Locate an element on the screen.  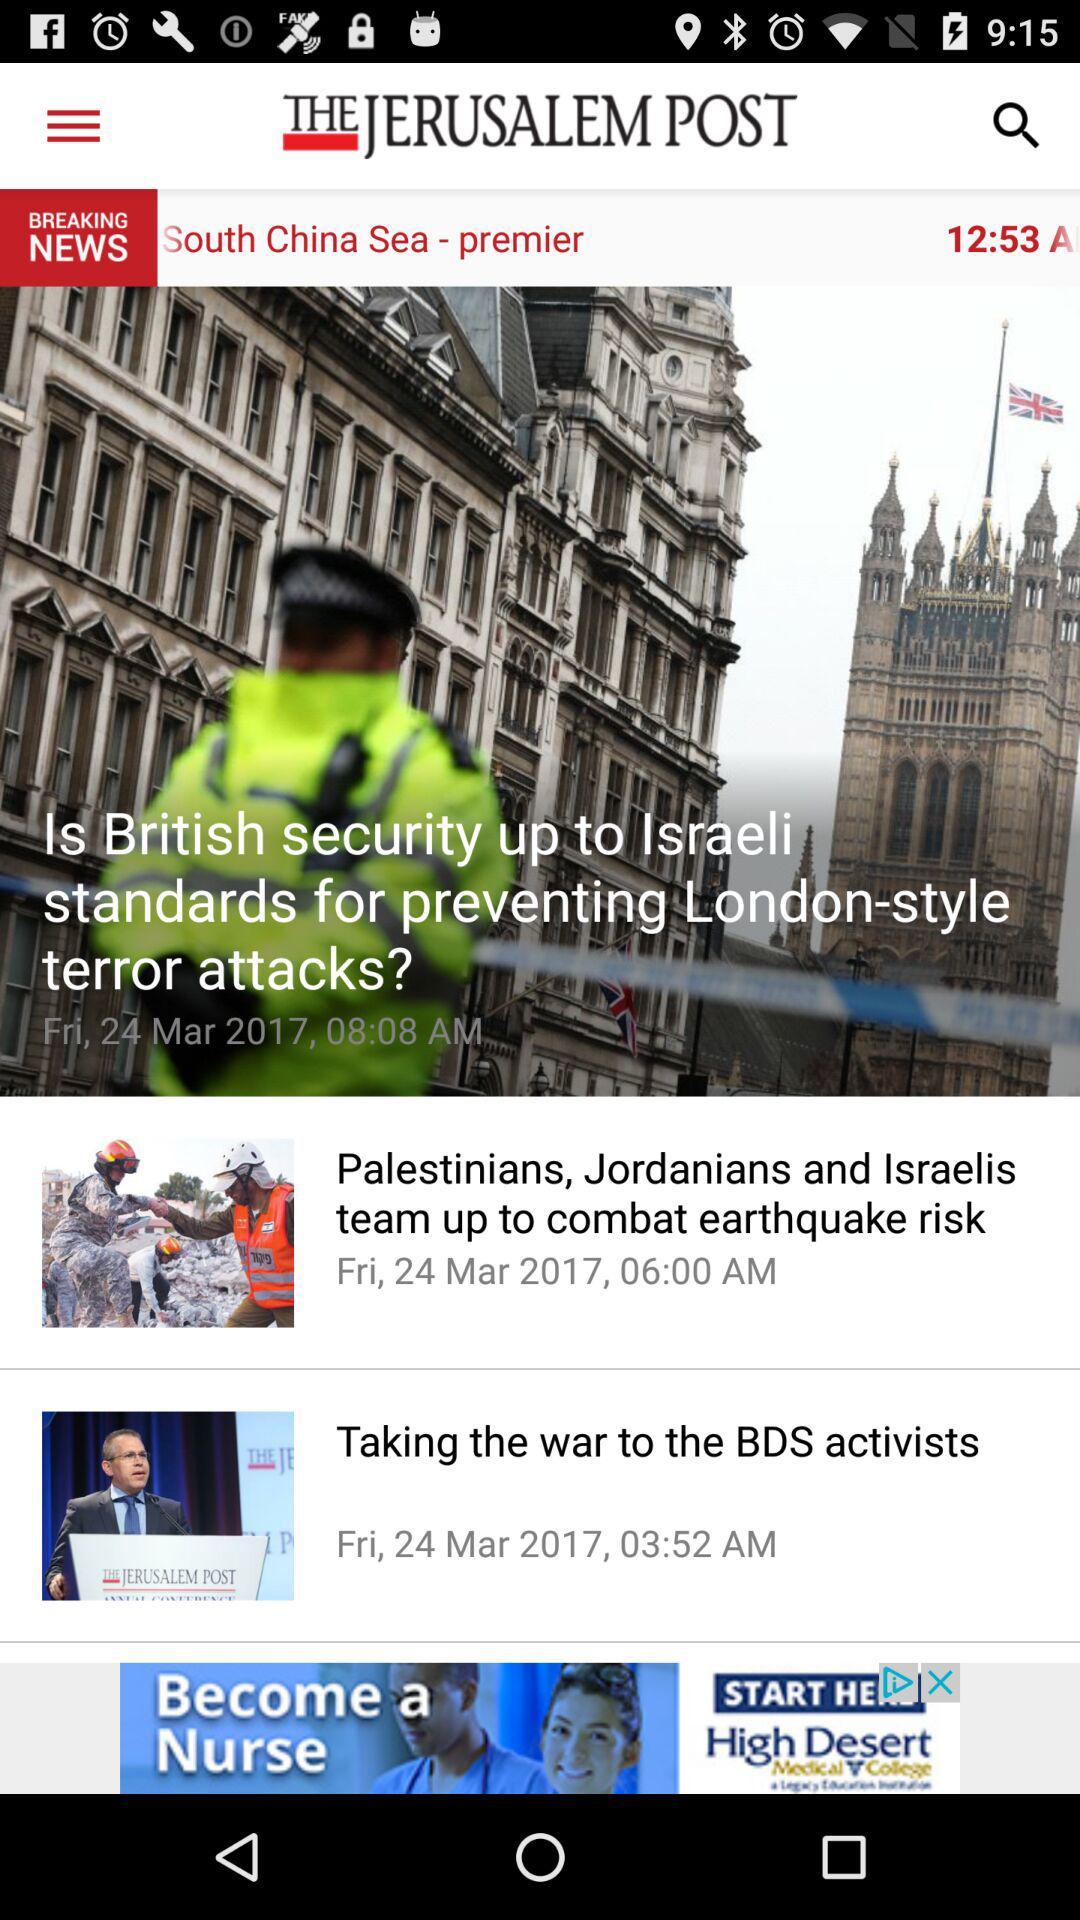
advertisement is located at coordinates (540, 1727).